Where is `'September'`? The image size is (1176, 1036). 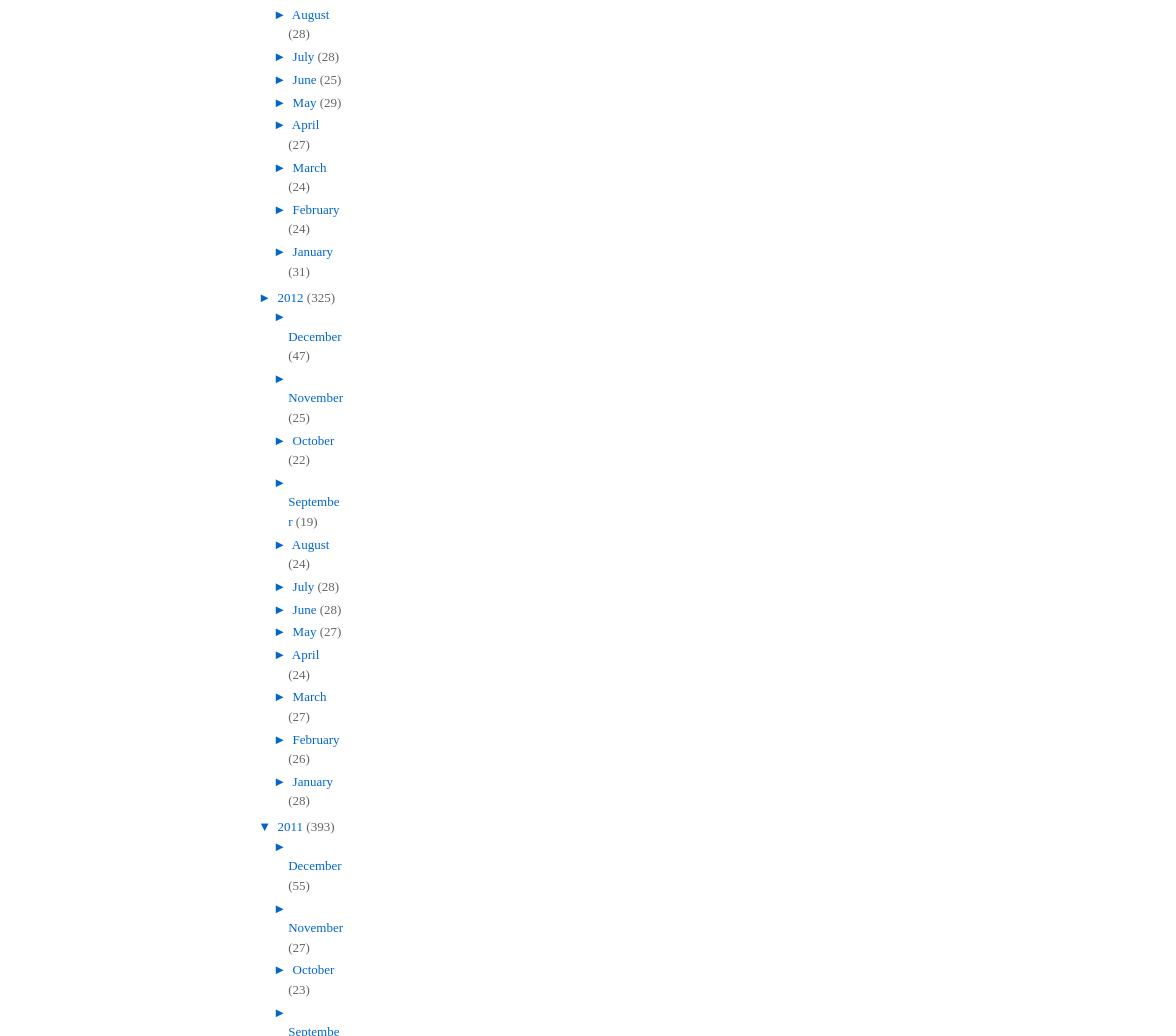
'September' is located at coordinates (313, 510).